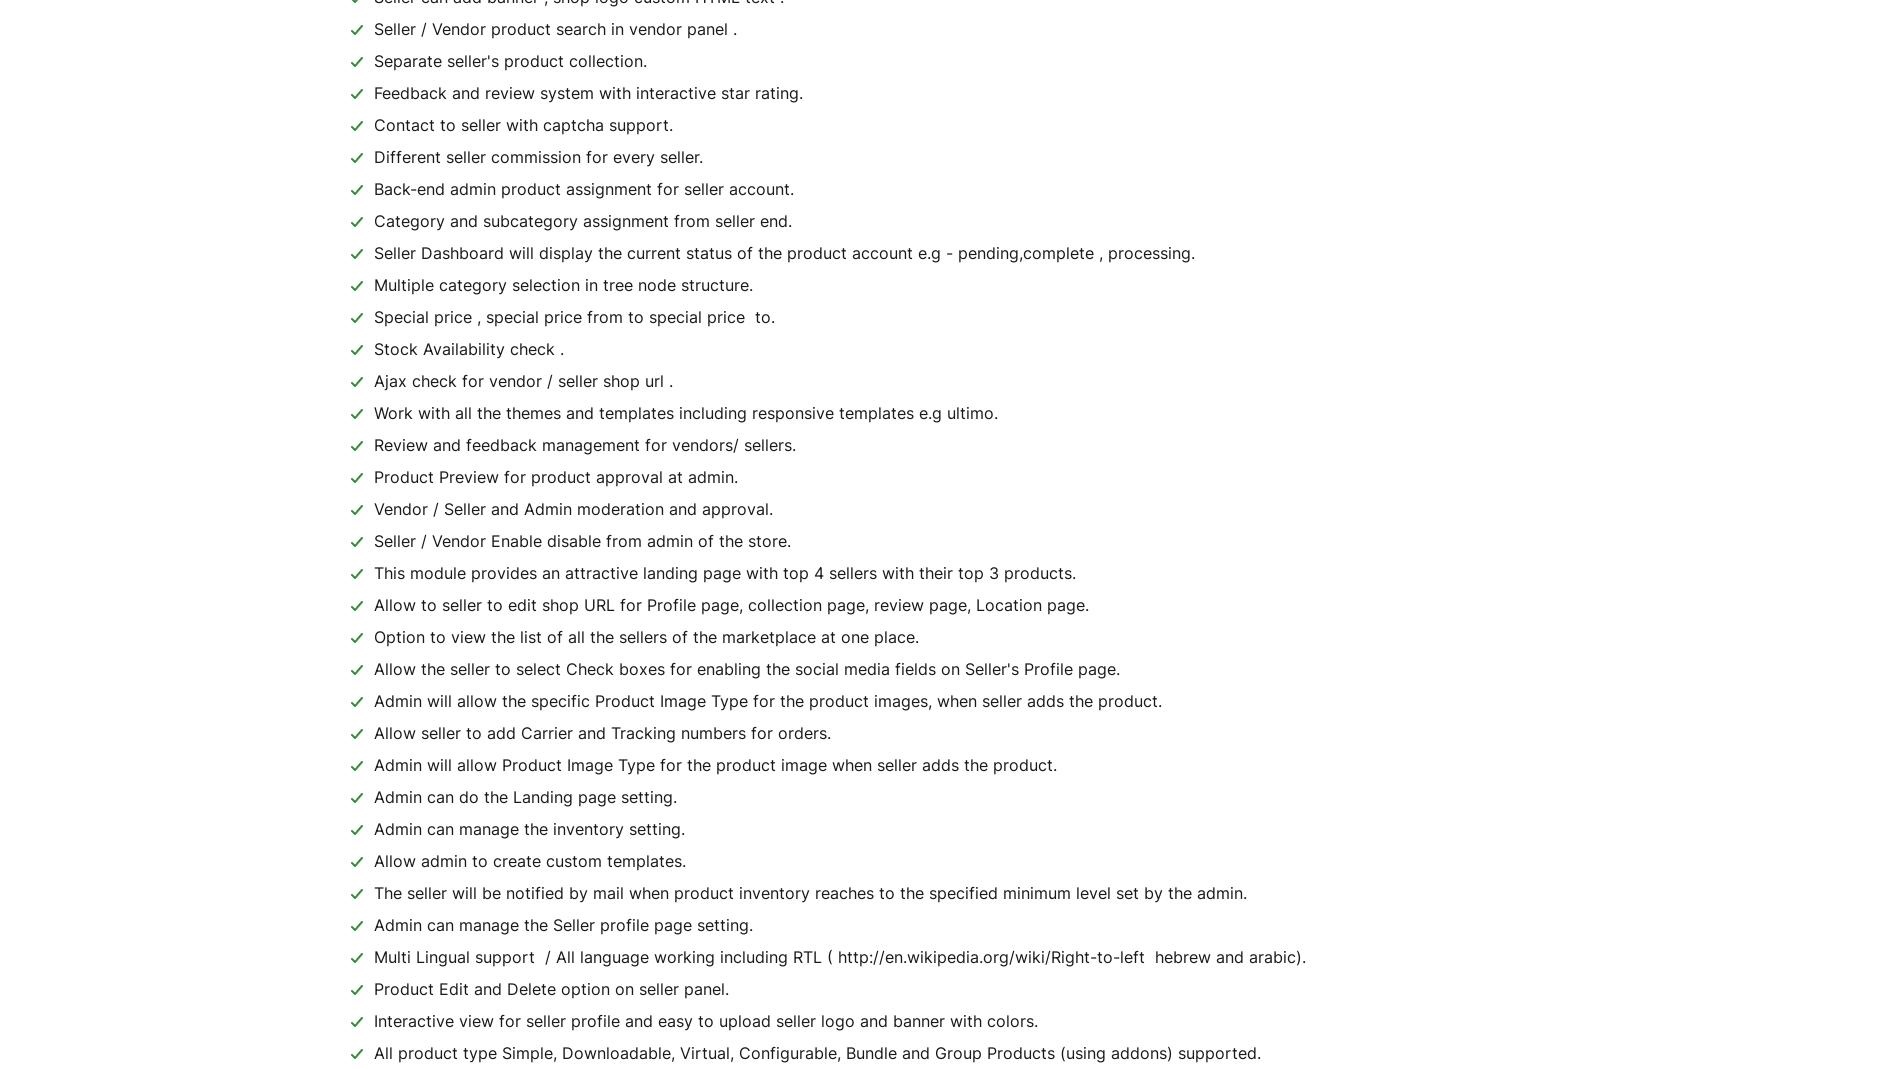  What do you see at coordinates (816, 1052) in the screenshot?
I see `'All product type Simple, Downloadable, Virtual, Configurable, Bundle and Group Products (using addons) supported.'` at bounding box center [816, 1052].